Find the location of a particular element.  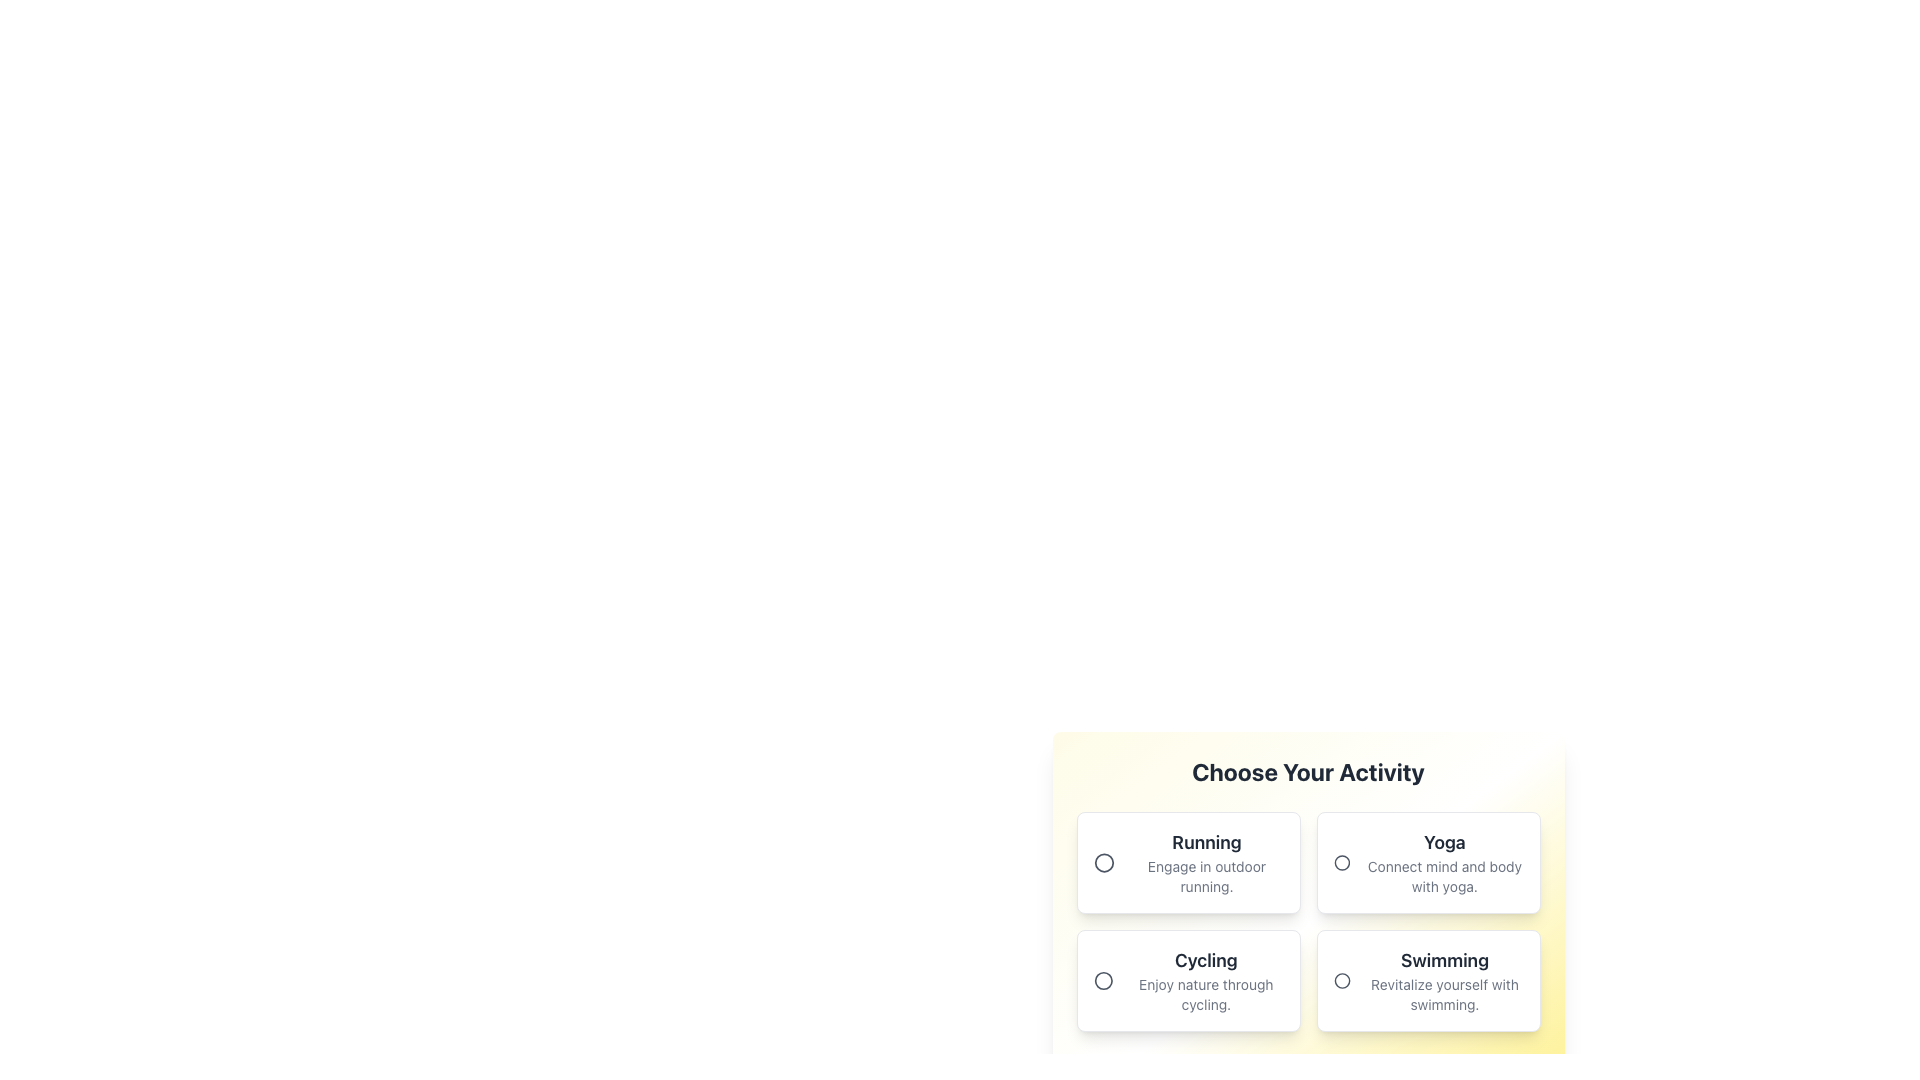

the selectable text label for the activity 'Swimming' located in the bottom-right card of a 2x2 grid under the 'Choose Your Activity' section is located at coordinates (1444, 979).